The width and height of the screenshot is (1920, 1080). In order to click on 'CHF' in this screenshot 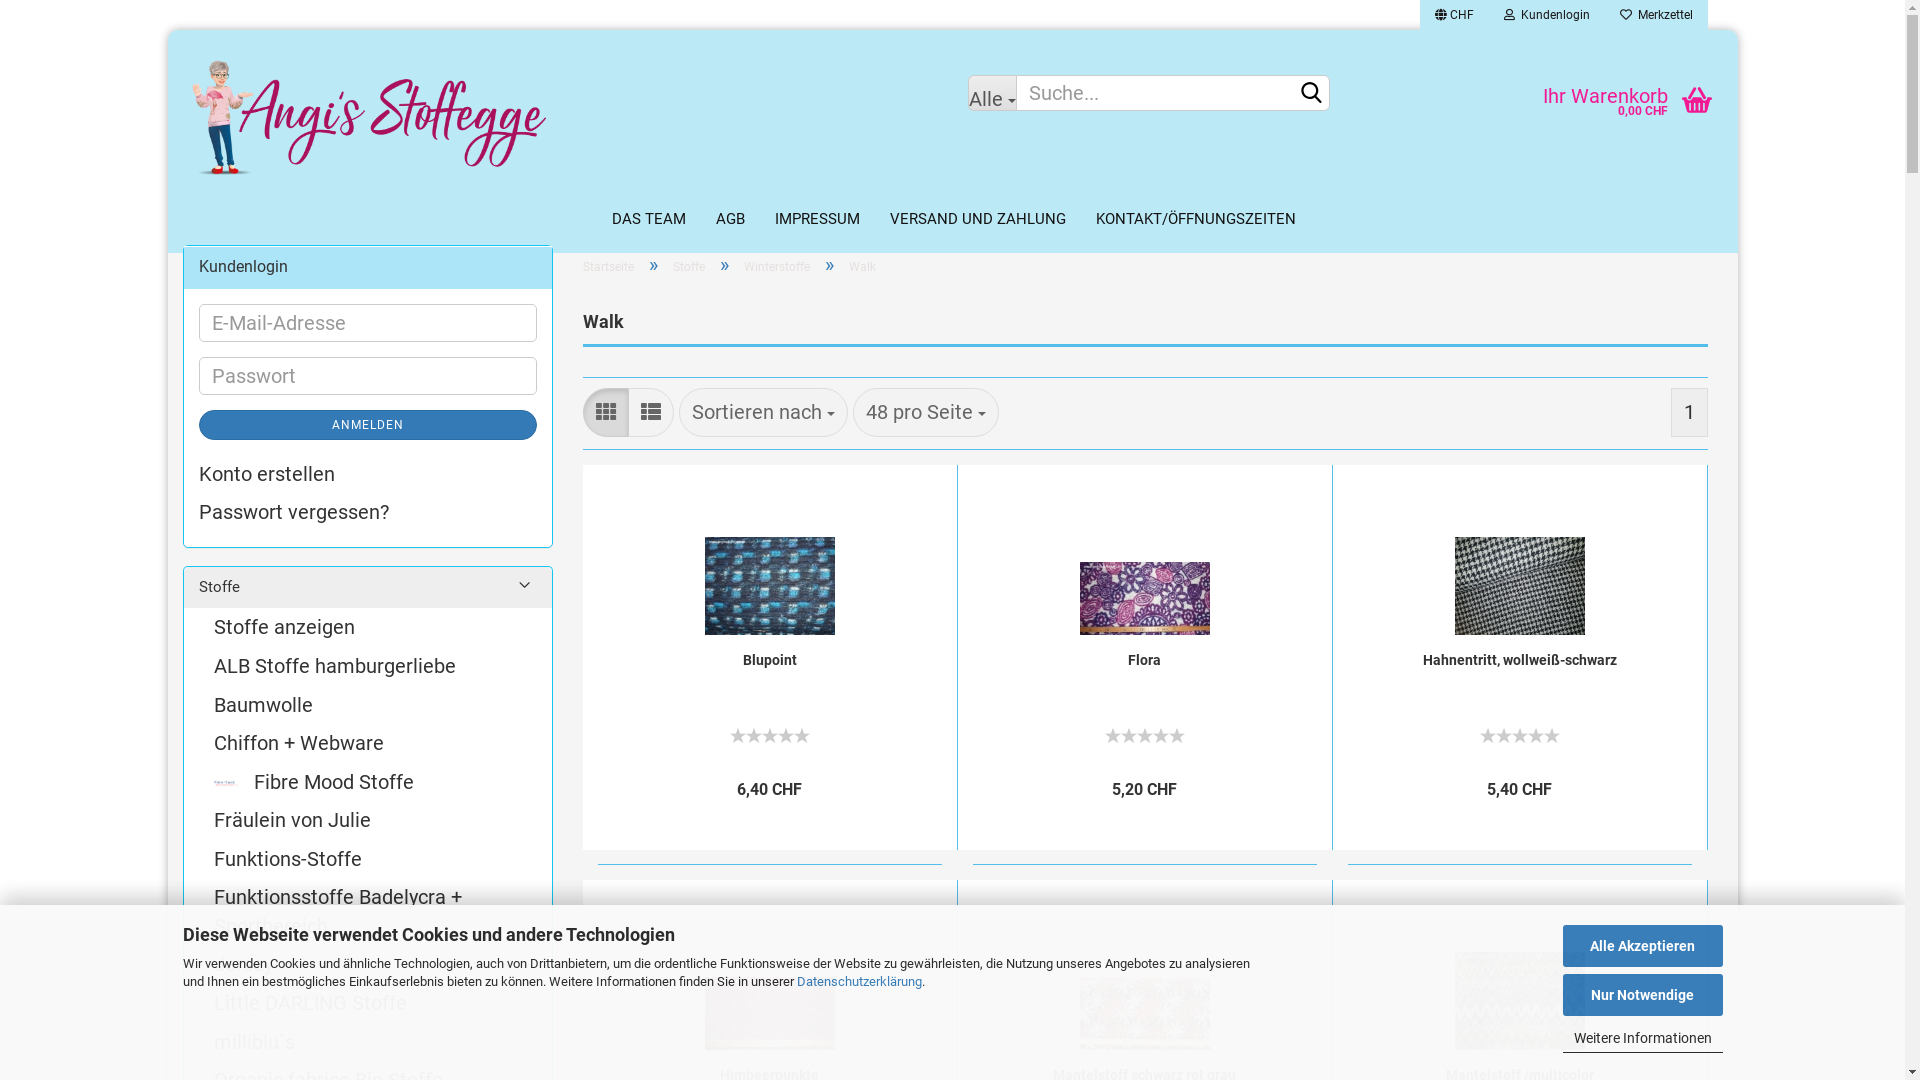, I will do `click(1454, 17)`.